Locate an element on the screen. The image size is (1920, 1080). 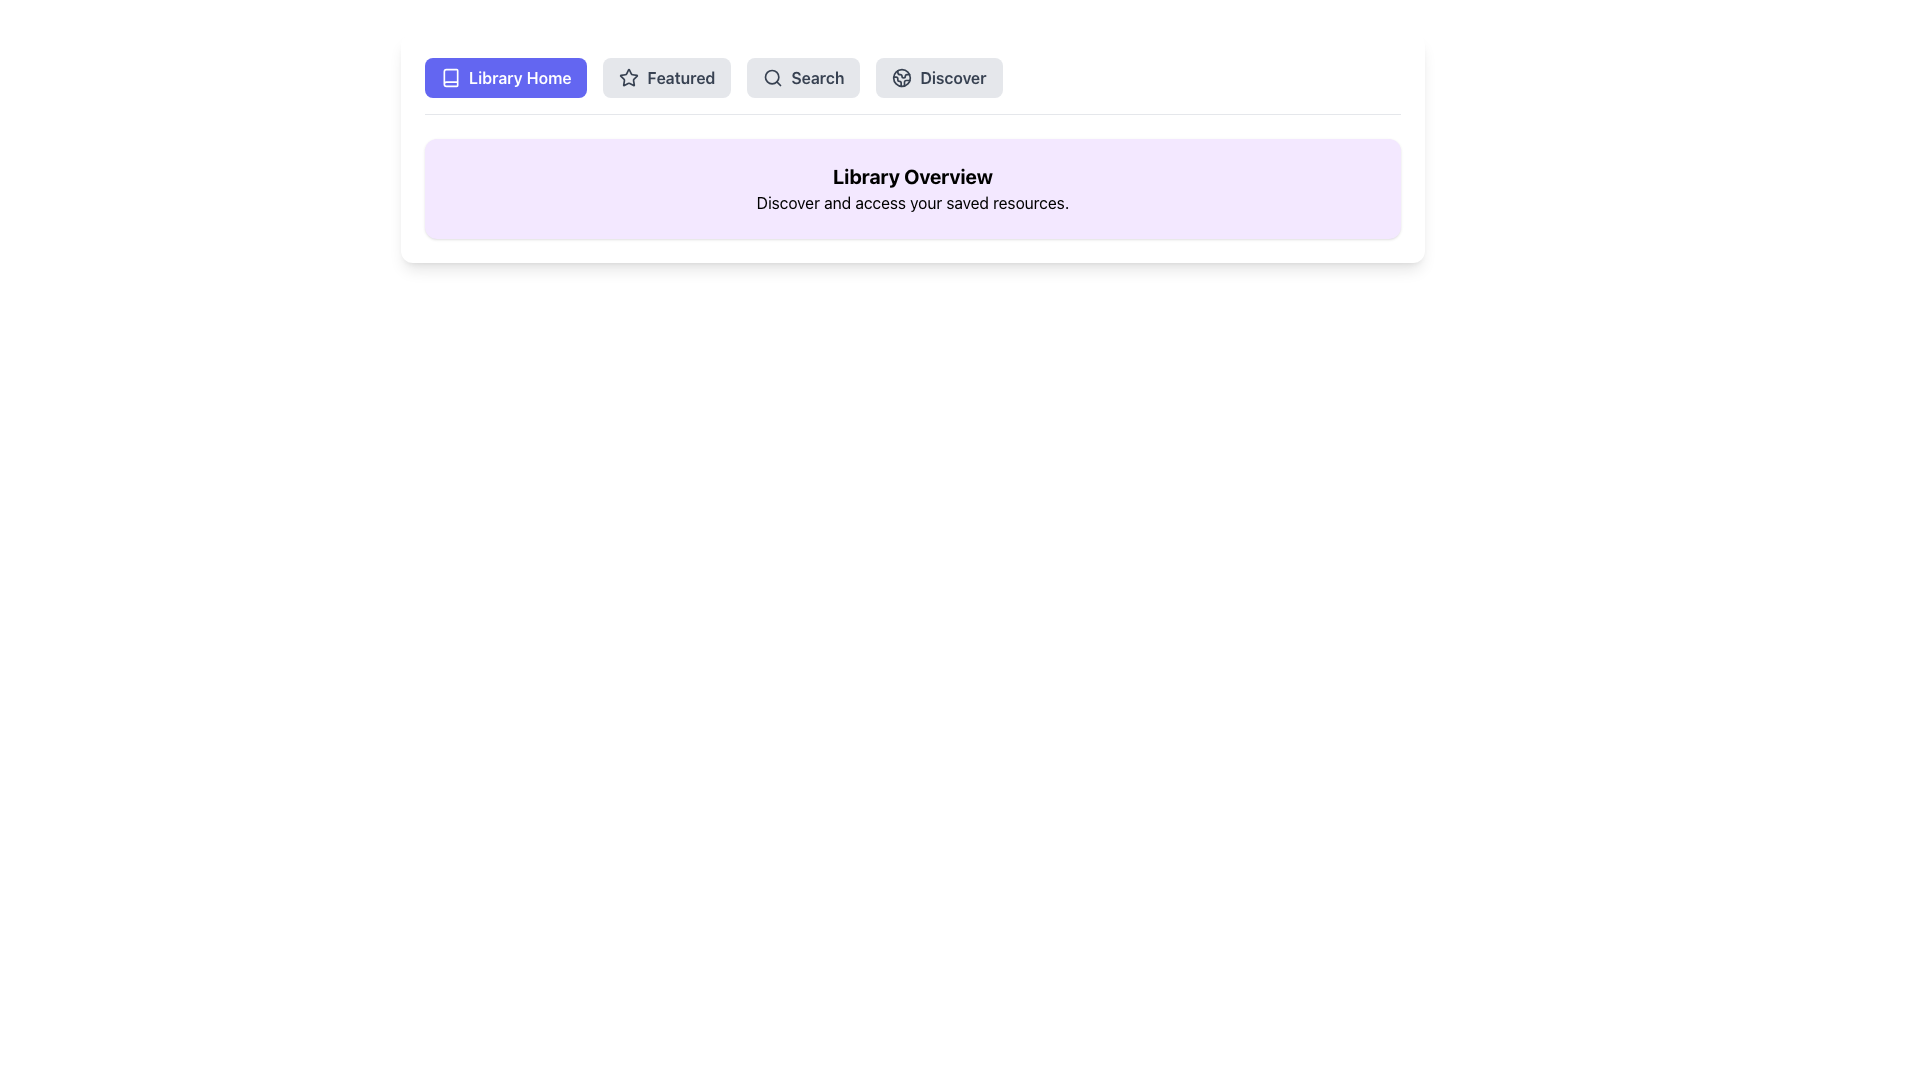
the central circle of the SVG icon in the header section, which is the third icon in a sequence of four icons, assisting in visual identification for search functionality is located at coordinates (771, 76).